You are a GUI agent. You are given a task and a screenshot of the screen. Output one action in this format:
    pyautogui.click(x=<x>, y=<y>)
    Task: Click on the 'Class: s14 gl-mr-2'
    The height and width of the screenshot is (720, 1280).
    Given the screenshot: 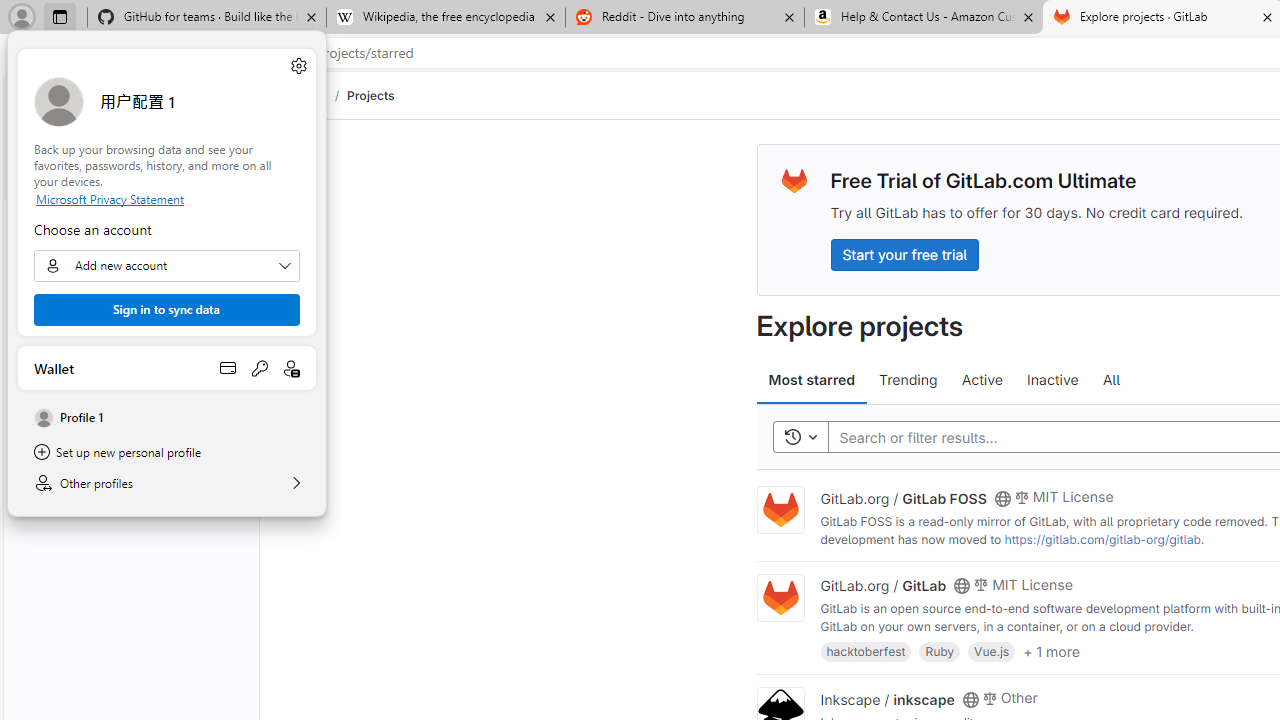 What is the action you would take?
    pyautogui.click(x=989, y=696)
    